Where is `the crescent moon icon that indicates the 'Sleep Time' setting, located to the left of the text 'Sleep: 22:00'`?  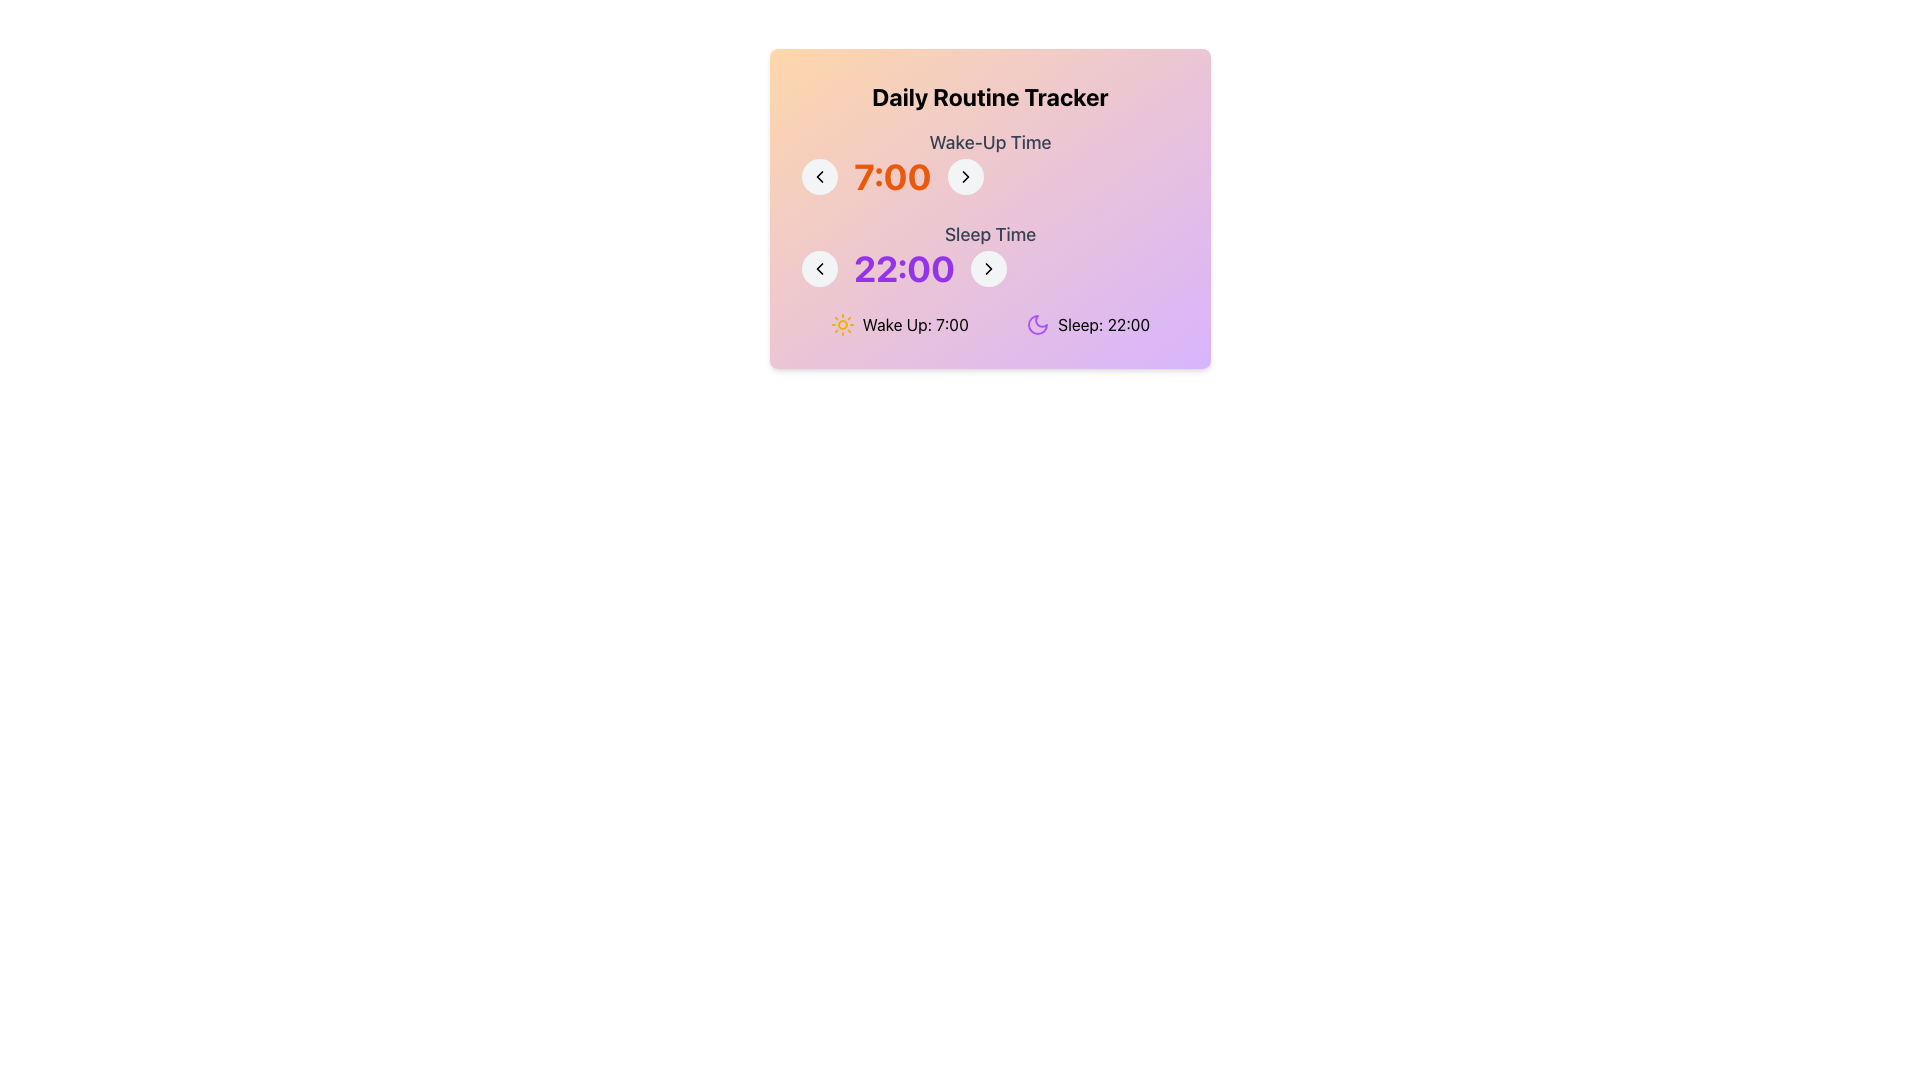
the crescent moon icon that indicates the 'Sleep Time' setting, located to the left of the text 'Sleep: 22:00' is located at coordinates (1038, 323).